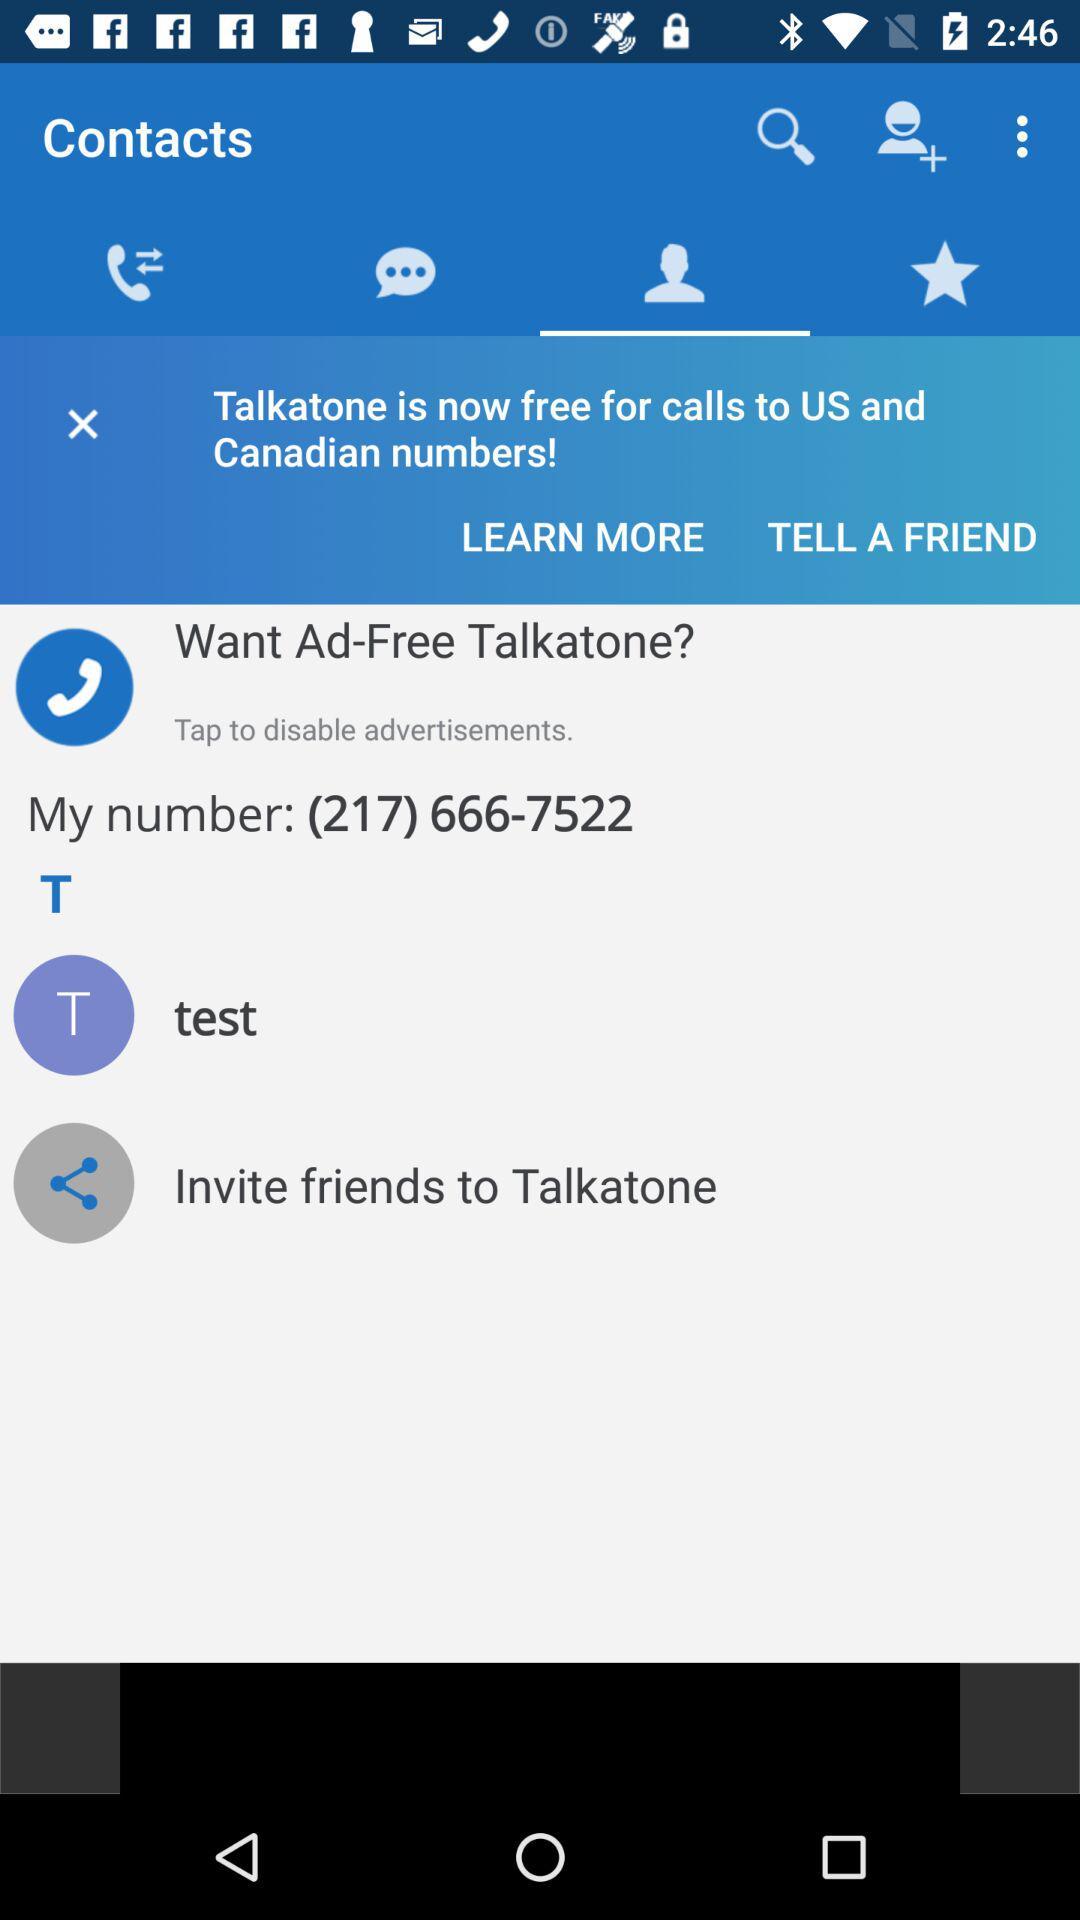 This screenshot has height=1920, width=1080. What do you see at coordinates (81, 419) in the screenshot?
I see `the close icon` at bounding box center [81, 419].